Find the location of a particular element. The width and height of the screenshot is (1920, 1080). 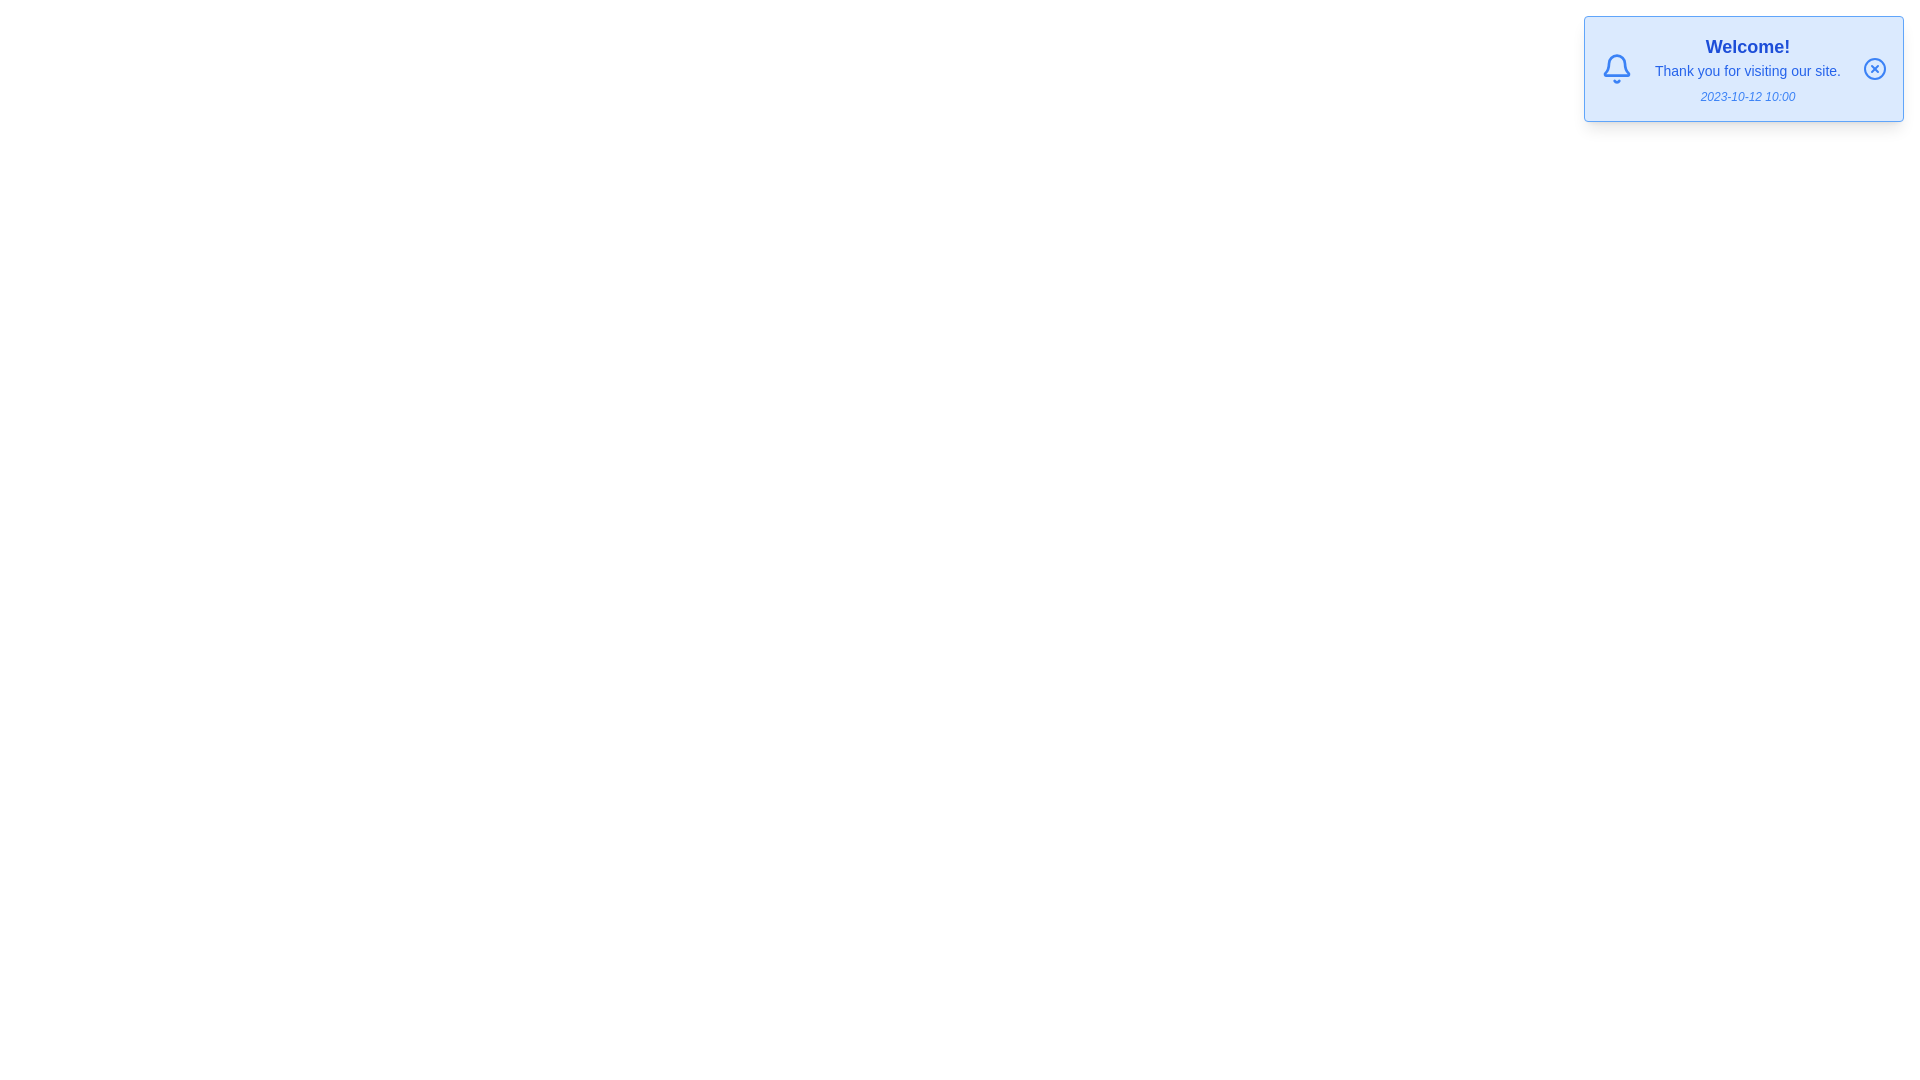

the notification icon located in the snackbar is located at coordinates (1617, 68).